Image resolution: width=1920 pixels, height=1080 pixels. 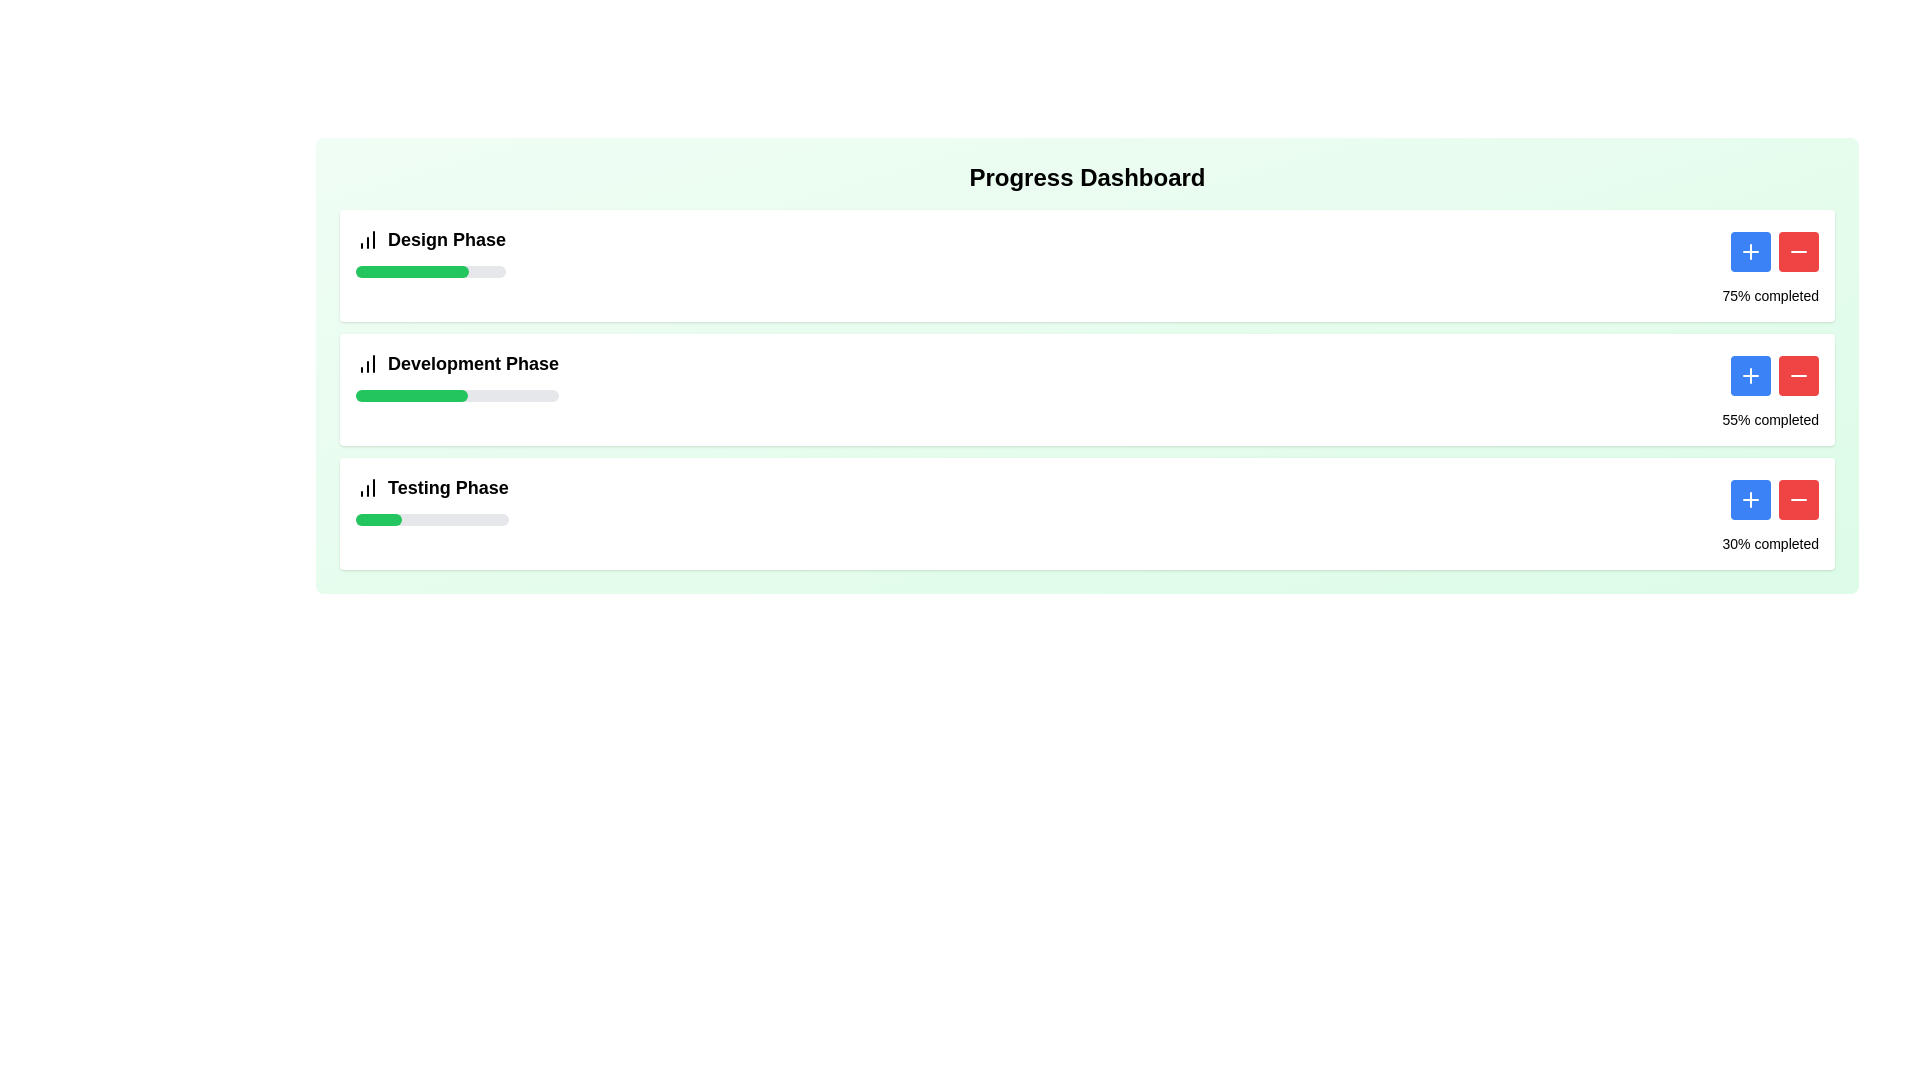 What do you see at coordinates (1750, 250) in the screenshot?
I see `the blue increment button located at the end of the 'Design Phase' progress card, positioned to the left of the red minus button` at bounding box center [1750, 250].